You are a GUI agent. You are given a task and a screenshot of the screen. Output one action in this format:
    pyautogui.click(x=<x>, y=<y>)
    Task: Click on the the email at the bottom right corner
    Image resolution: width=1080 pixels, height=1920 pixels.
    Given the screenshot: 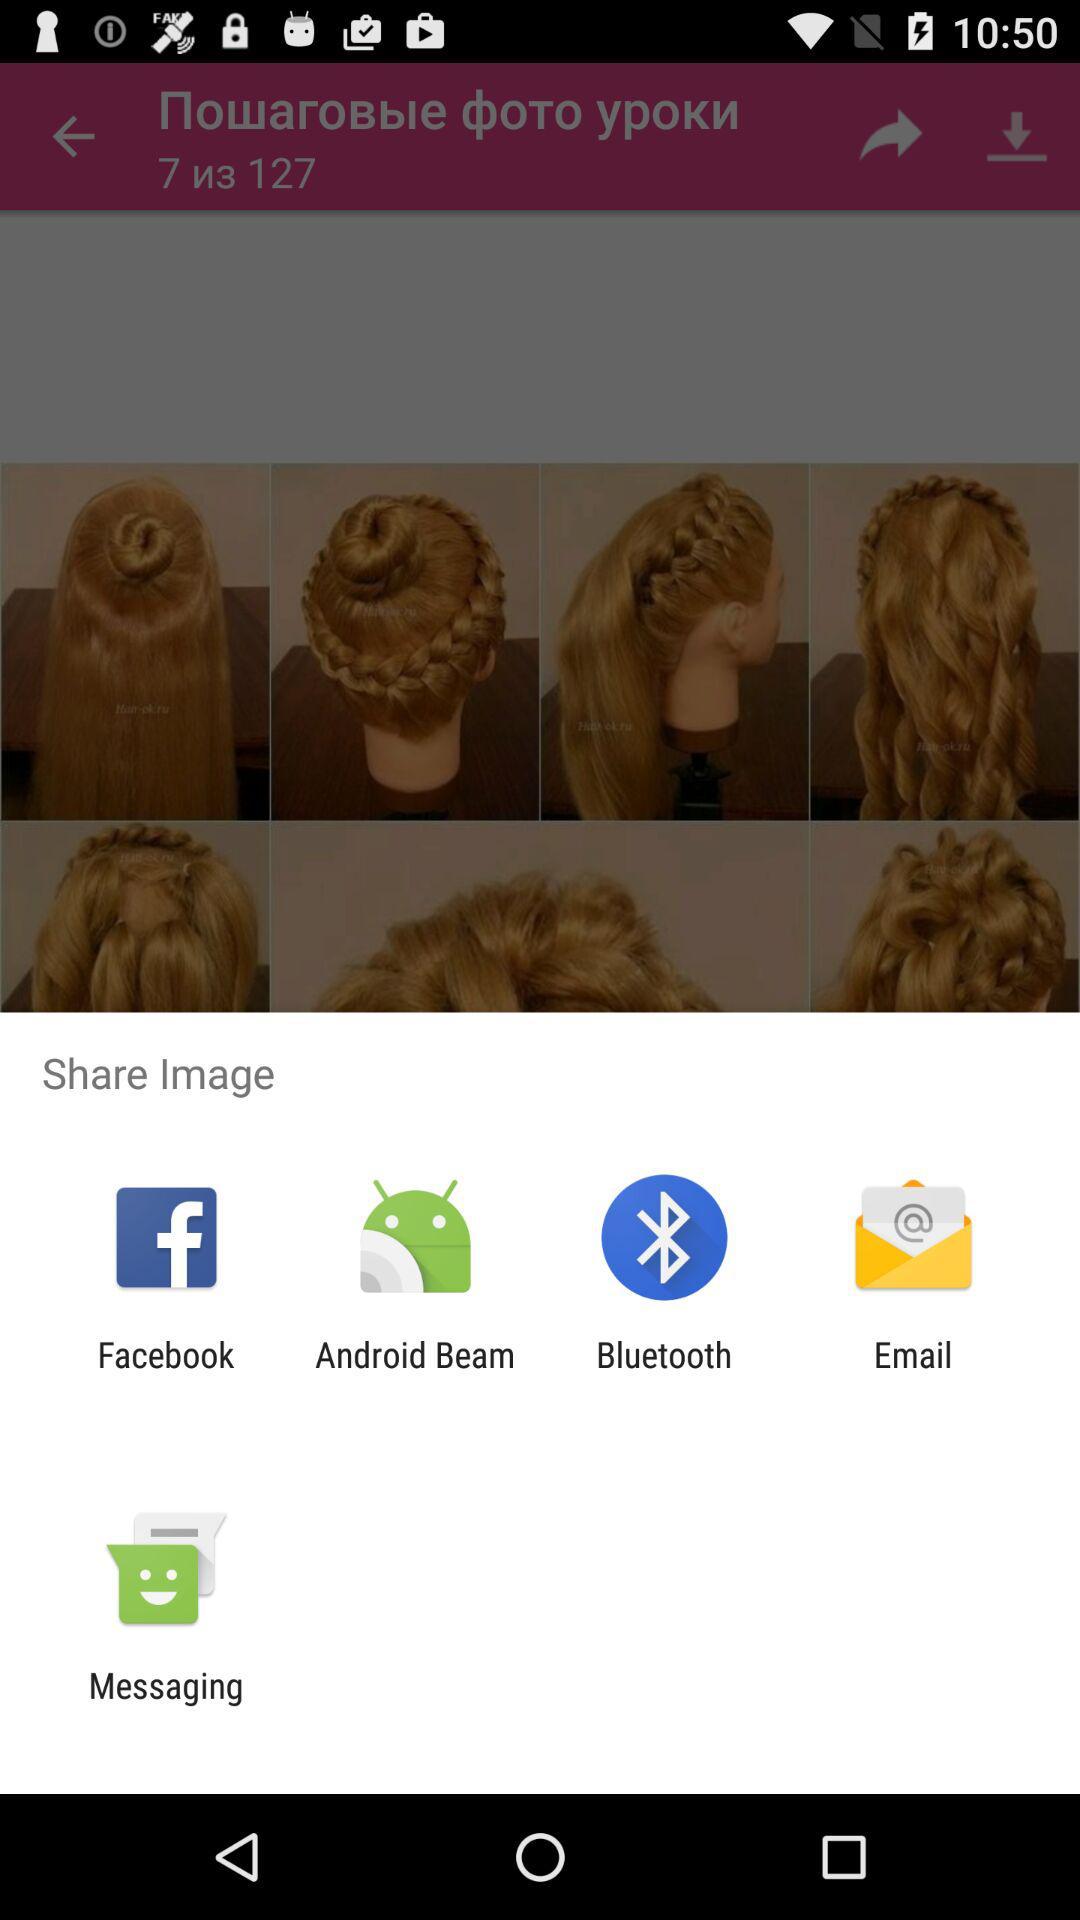 What is the action you would take?
    pyautogui.click(x=913, y=1374)
    